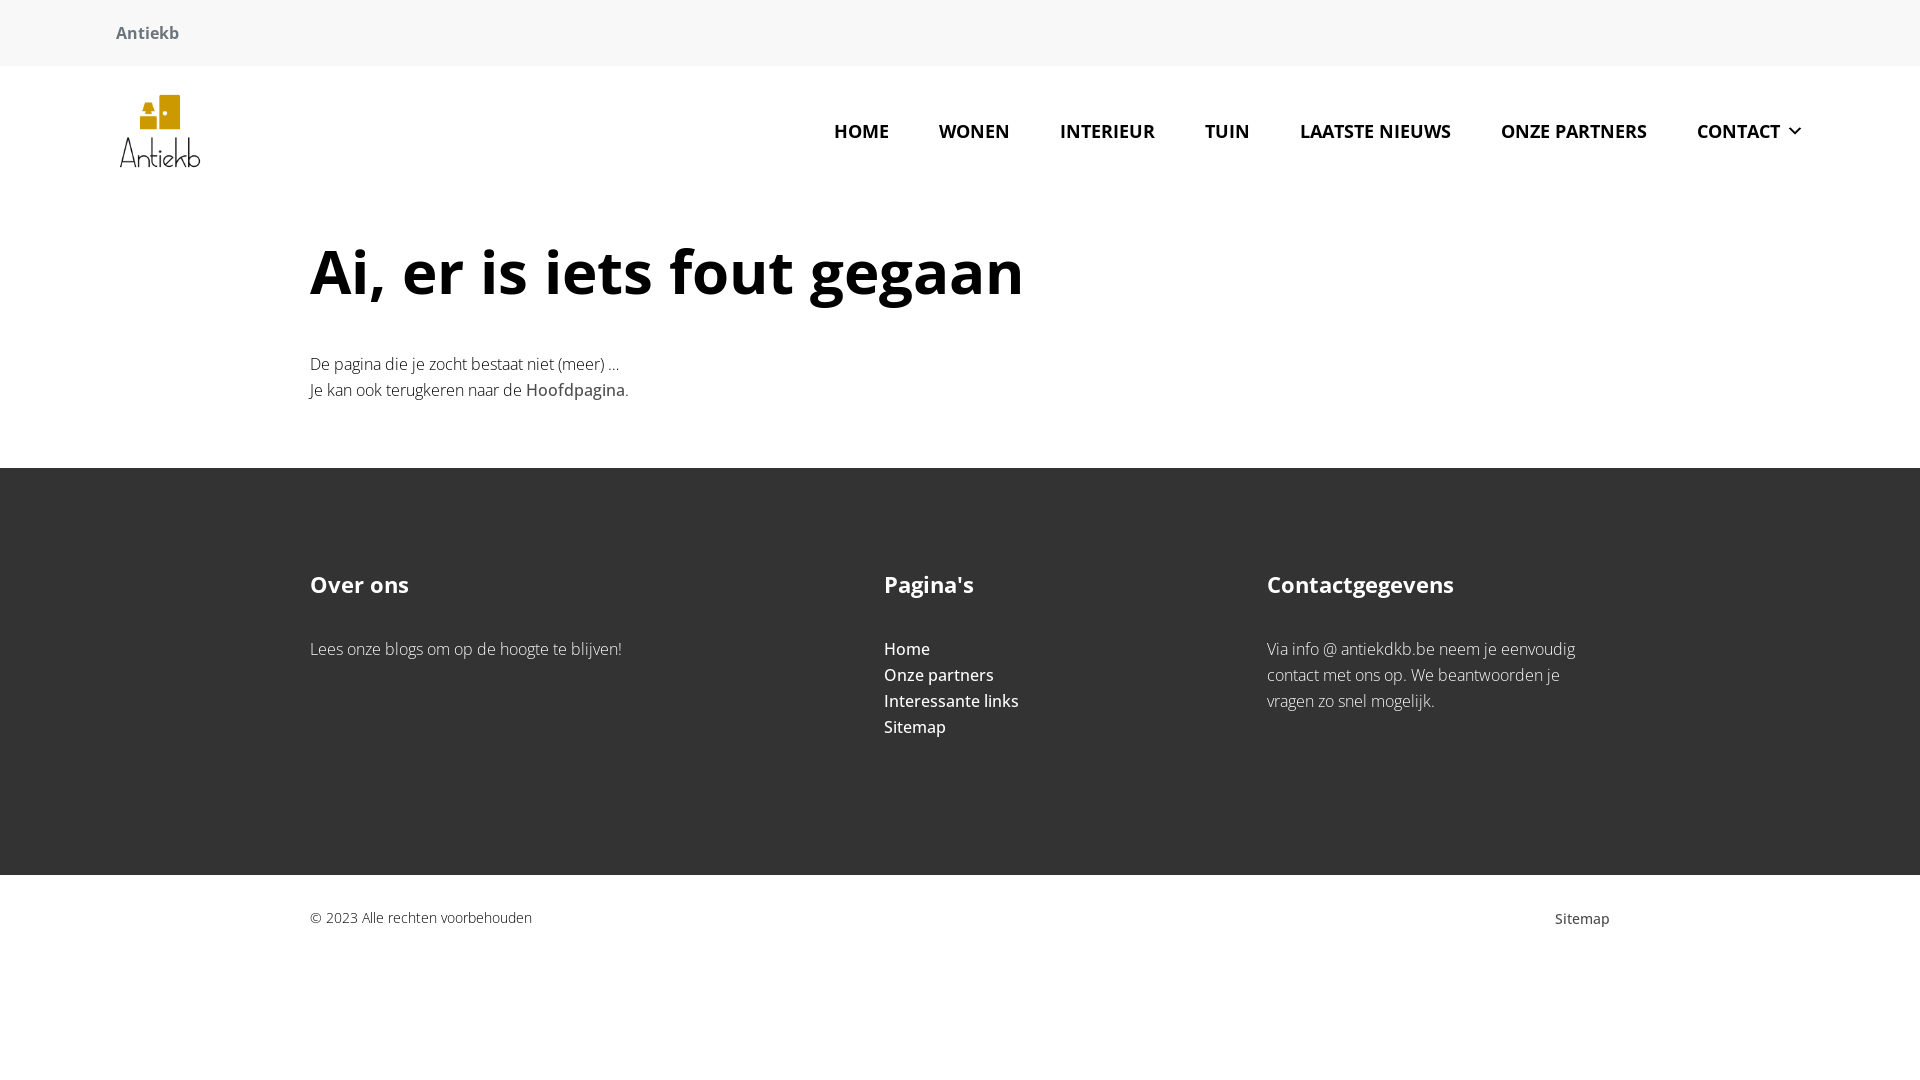  Describe the element at coordinates (882, 726) in the screenshot. I see `'Sitemap'` at that location.